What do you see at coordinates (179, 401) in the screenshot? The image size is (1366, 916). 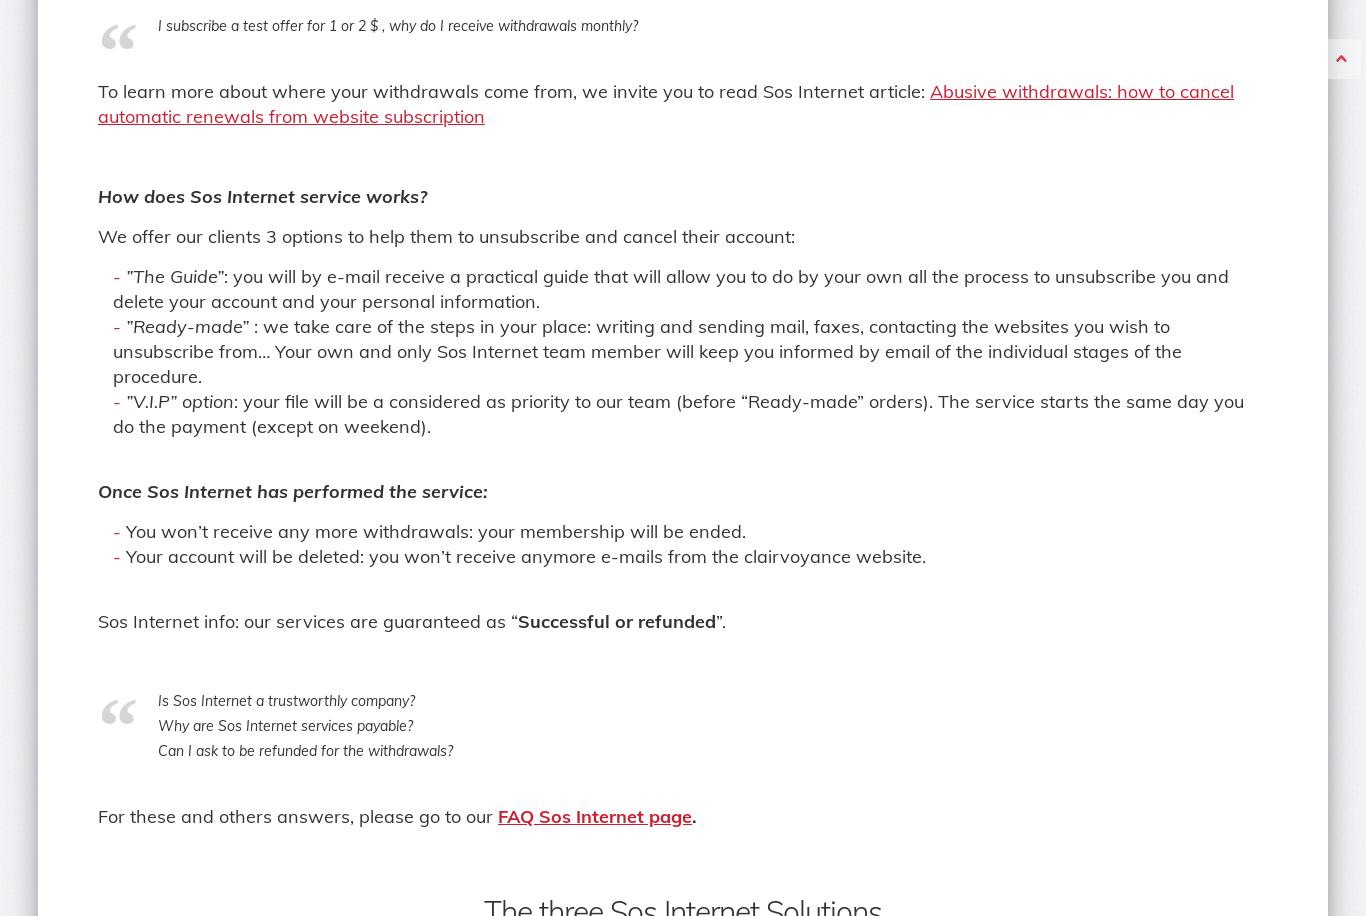 I see `'”V.I.P” option'` at bounding box center [179, 401].